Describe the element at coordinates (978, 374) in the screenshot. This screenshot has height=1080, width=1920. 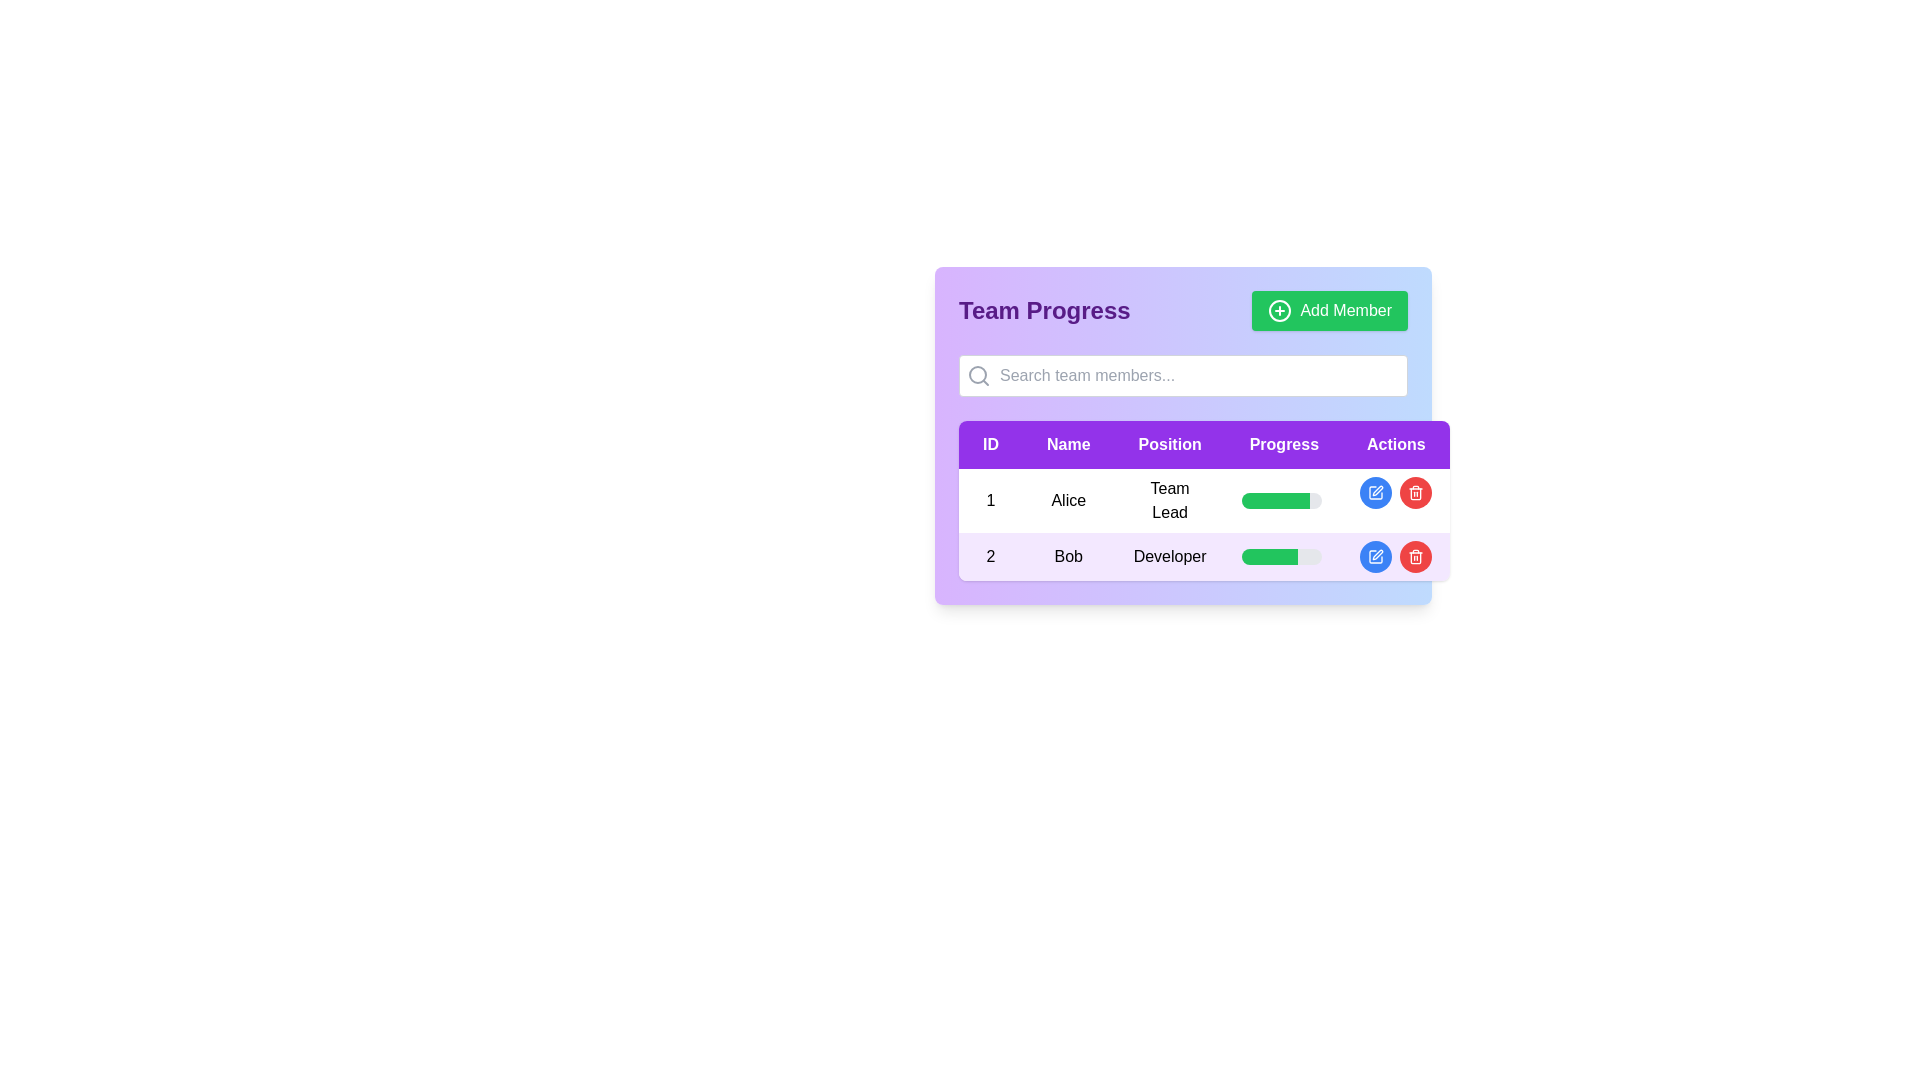
I see `the circular vector graphic resembling a magnifying glass, which is the search icon located at the start of the input field` at that location.